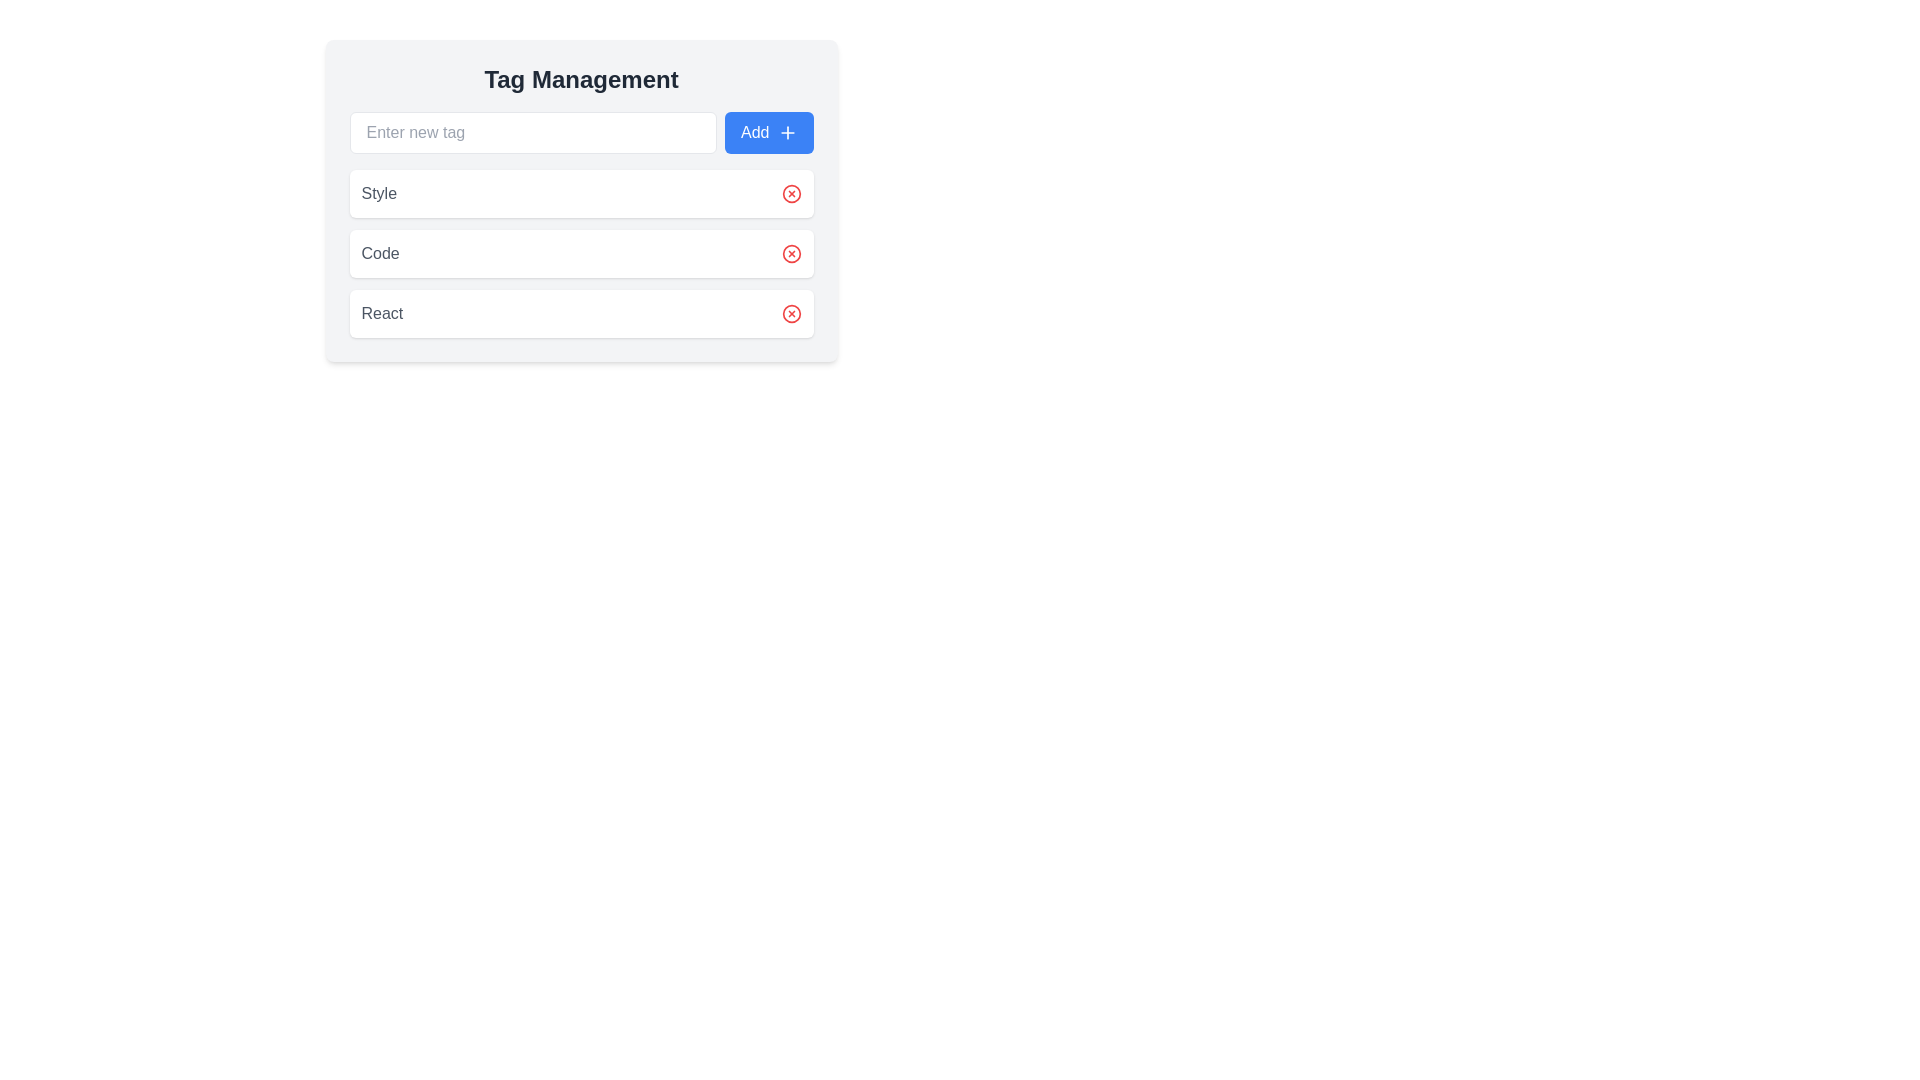 The width and height of the screenshot is (1920, 1080). Describe the element at coordinates (786, 132) in the screenshot. I see `the plus icon within the blue 'Add' button located at the top-right of the 'Tag Management' content box` at that location.